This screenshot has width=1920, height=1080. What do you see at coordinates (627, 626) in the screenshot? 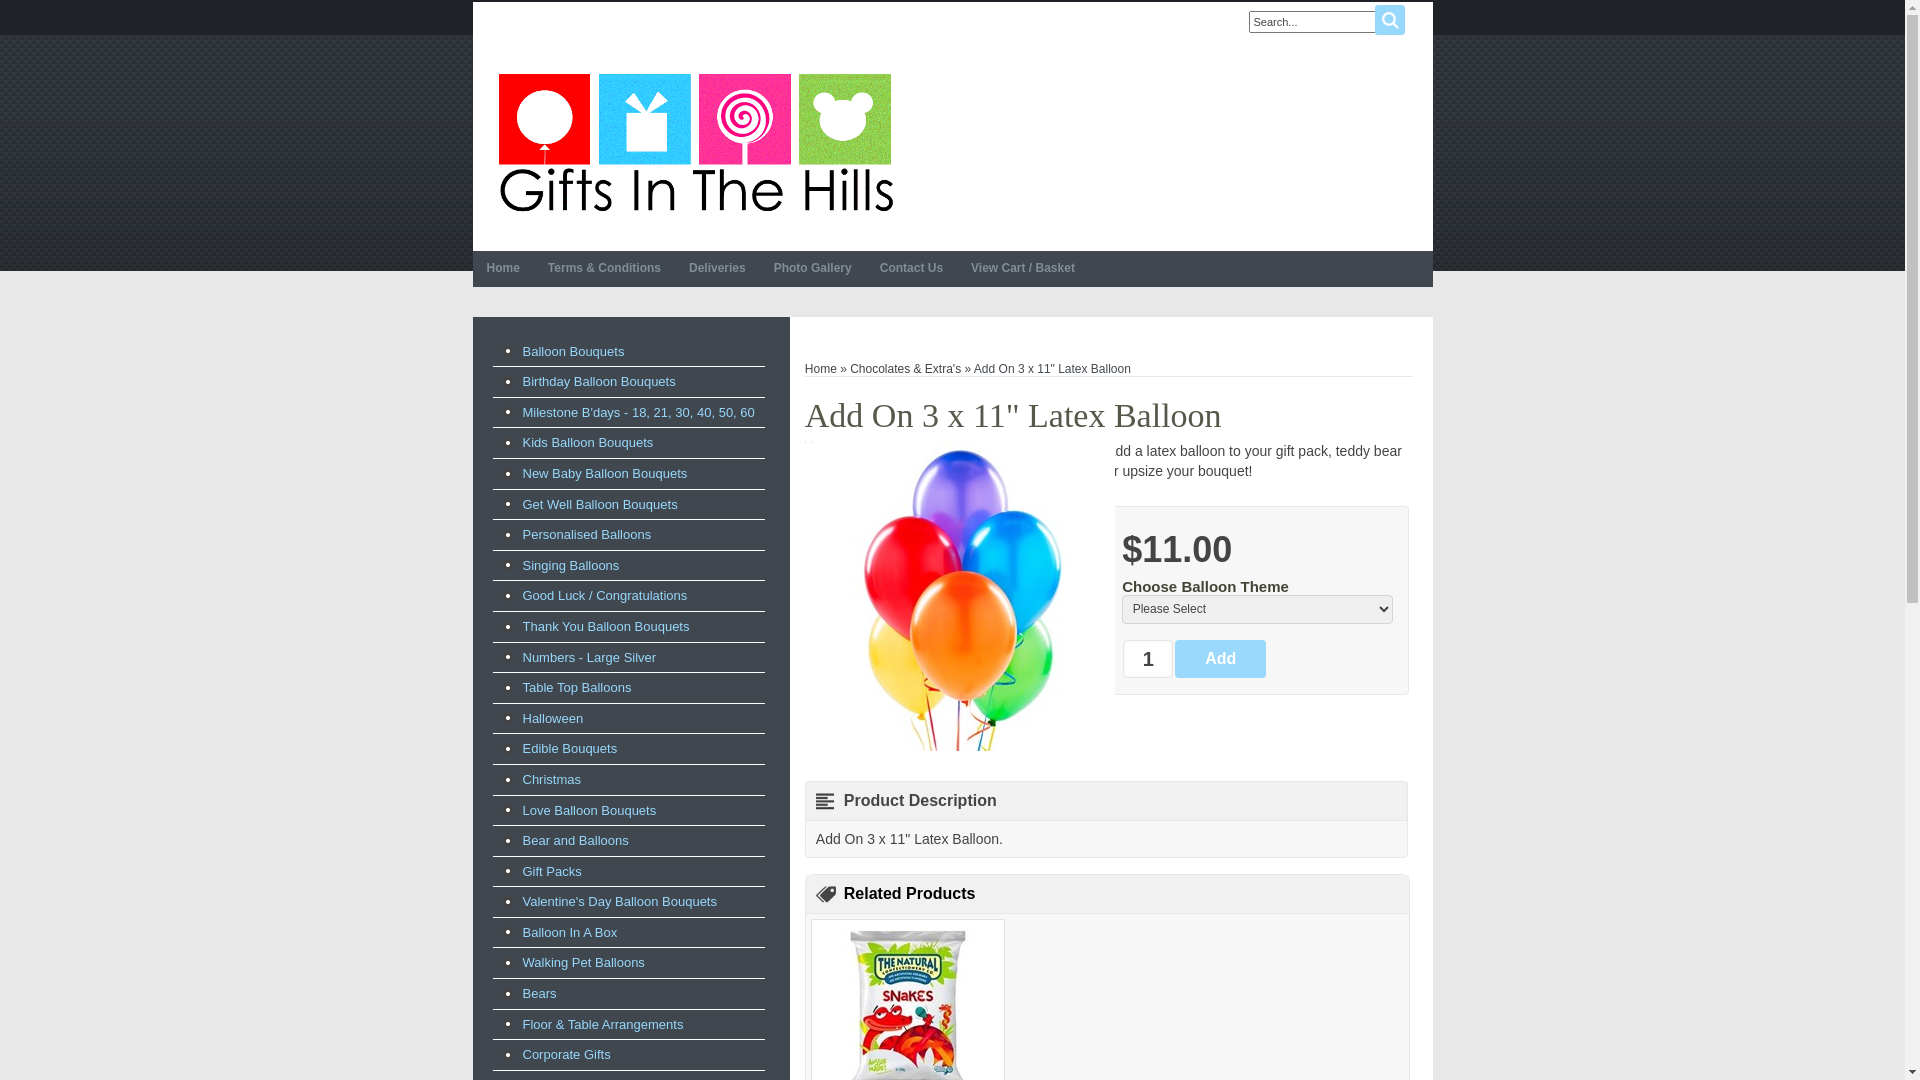
I see `'Thank You Balloon Bouquets'` at bounding box center [627, 626].